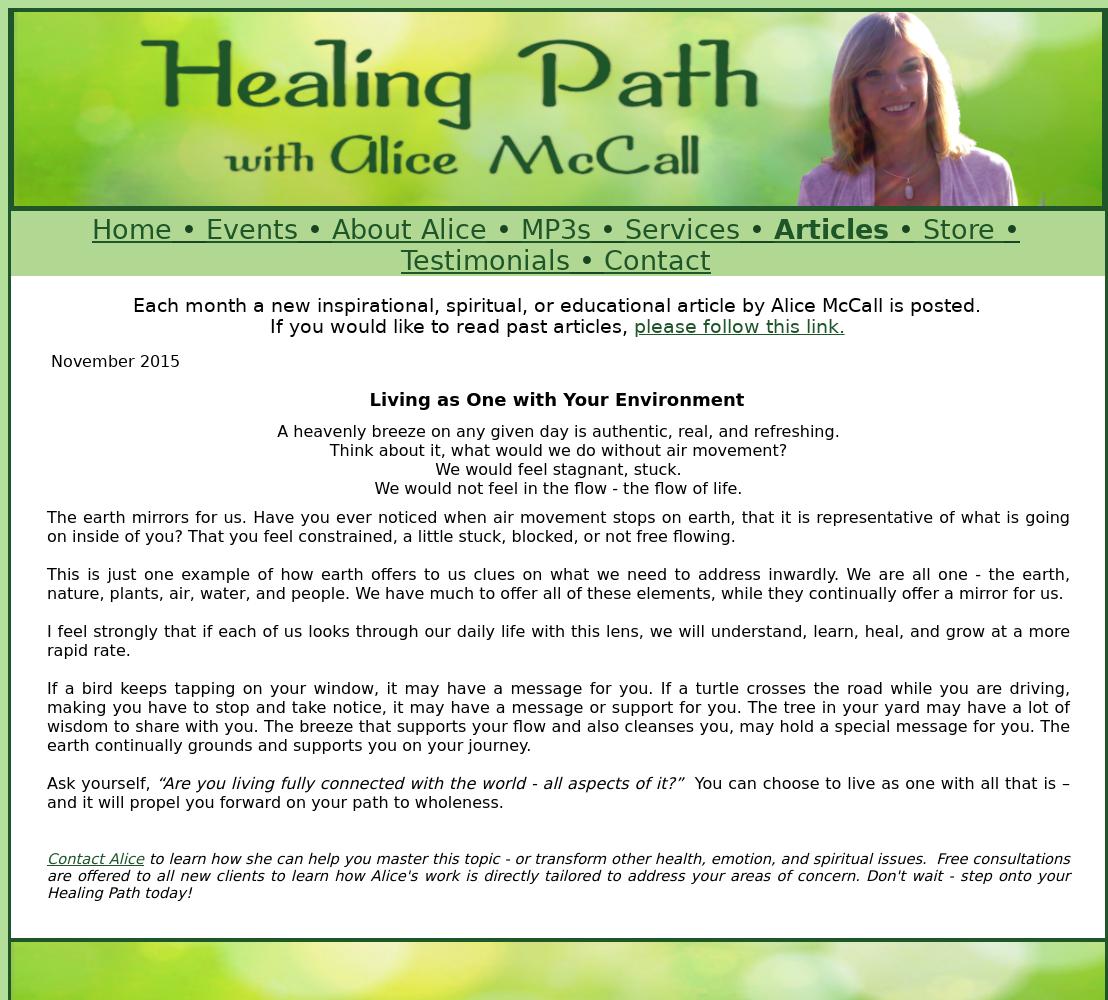  What do you see at coordinates (557, 487) in the screenshot?
I see `'We would not 
			feel in the flow - the flow of life.'` at bounding box center [557, 487].